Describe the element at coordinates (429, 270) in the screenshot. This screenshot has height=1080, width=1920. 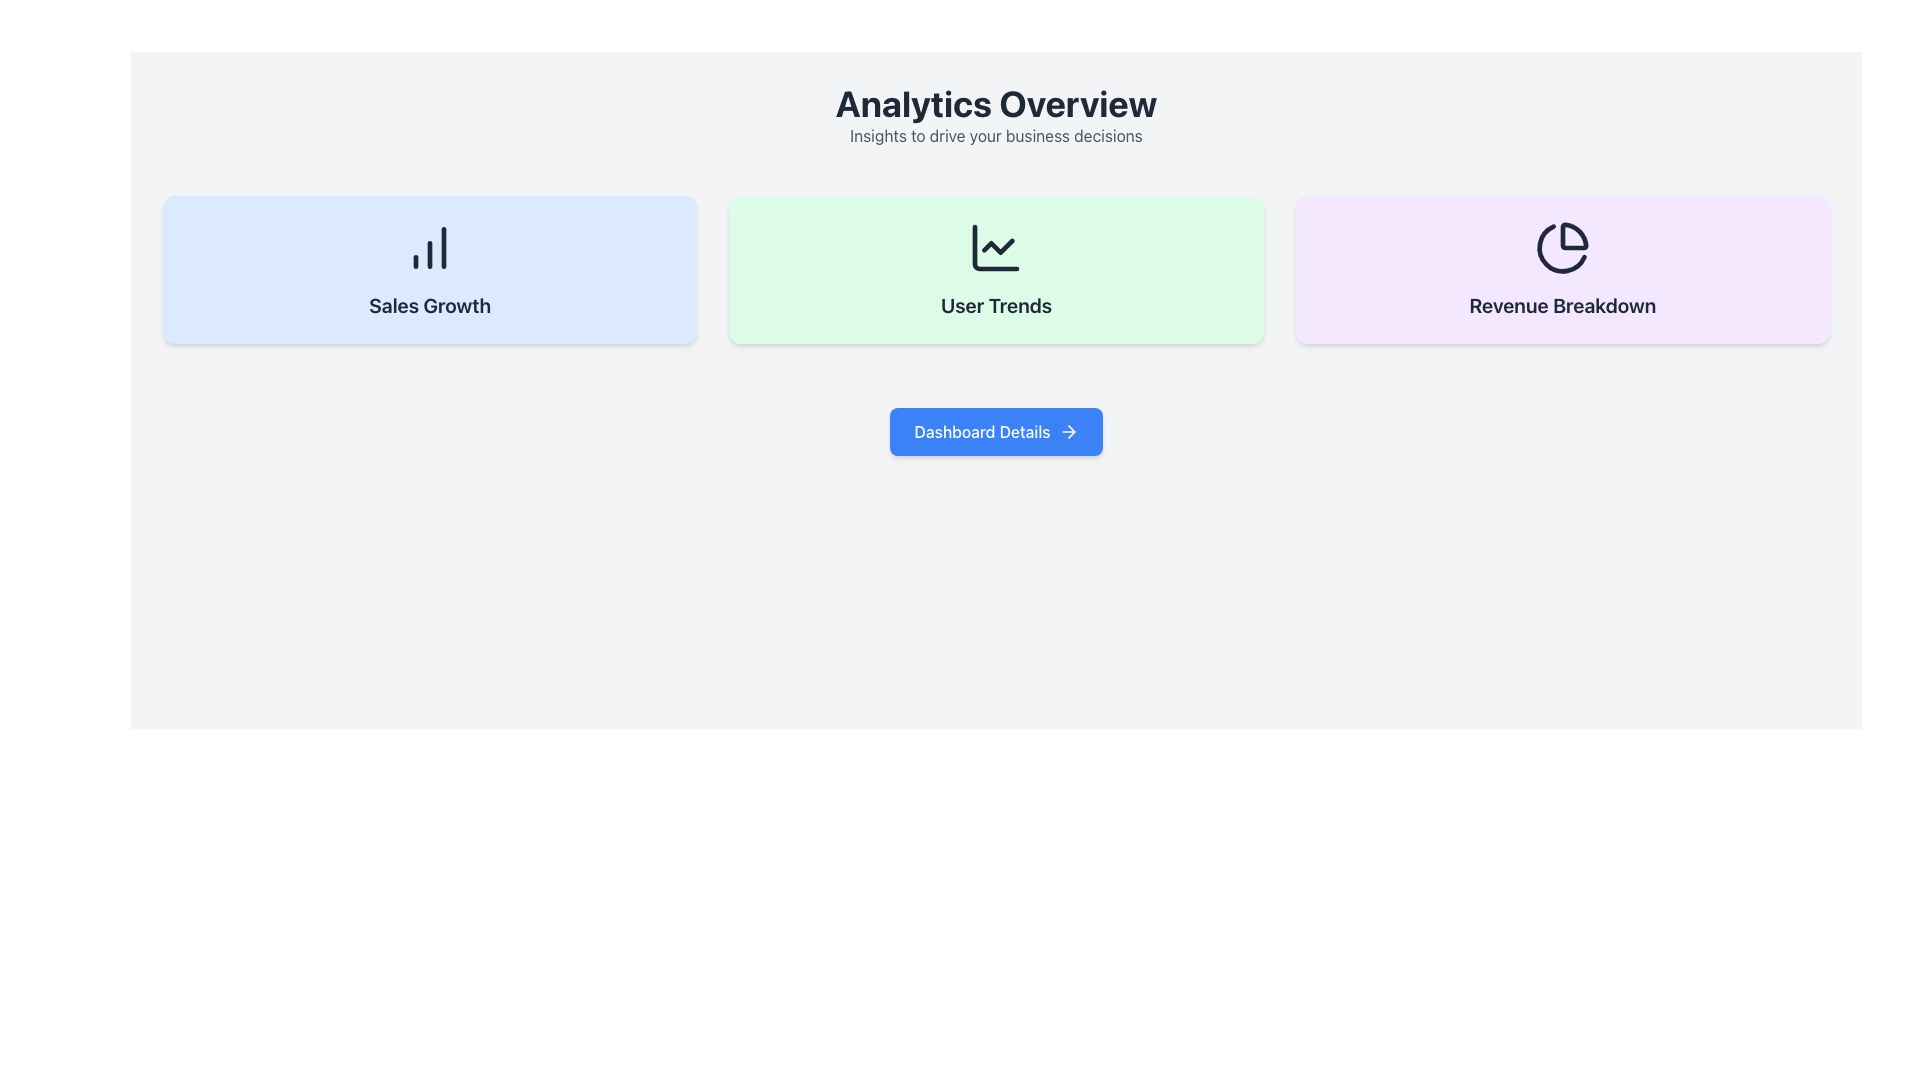
I see `the 'Sales Growth' informational card located at the leftmost position in the row of three cards` at that location.